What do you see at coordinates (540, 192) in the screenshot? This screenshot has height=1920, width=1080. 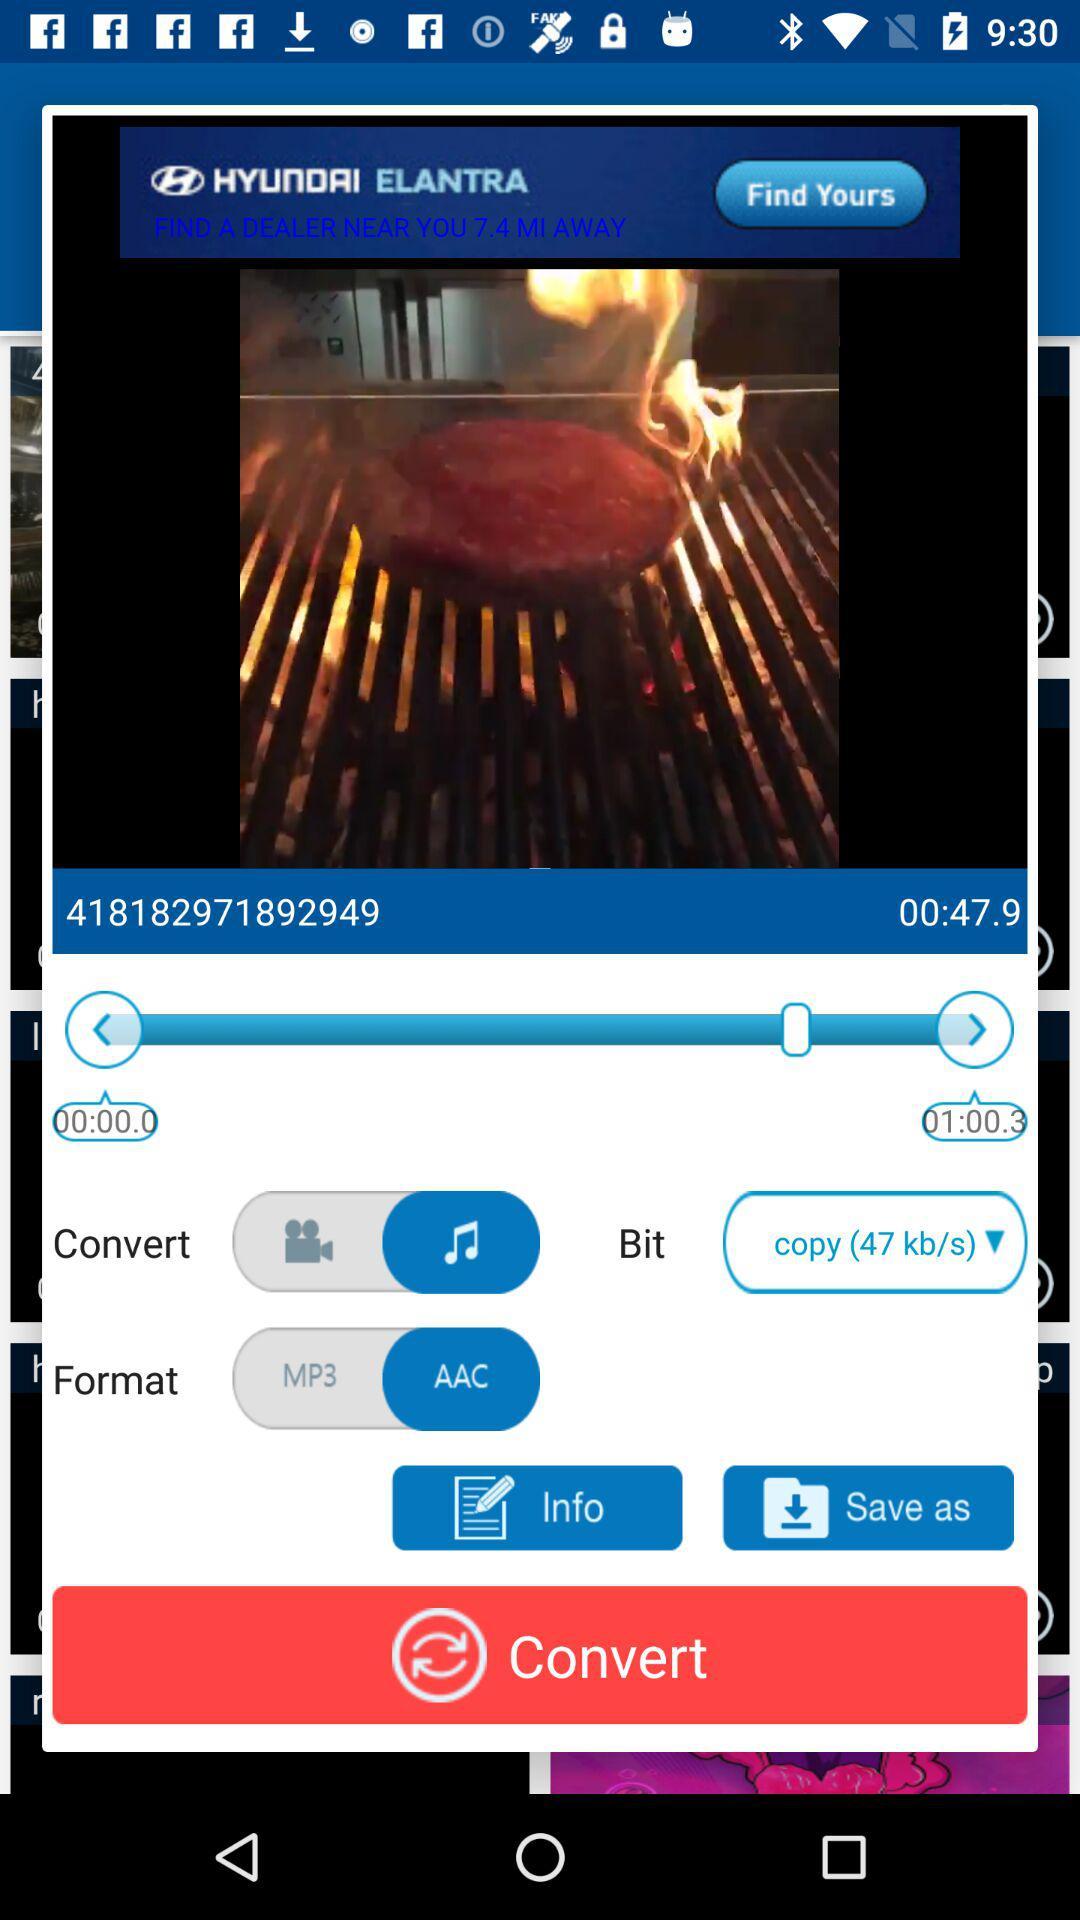 I see `in app advertisement` at bounding box center [540, 192].